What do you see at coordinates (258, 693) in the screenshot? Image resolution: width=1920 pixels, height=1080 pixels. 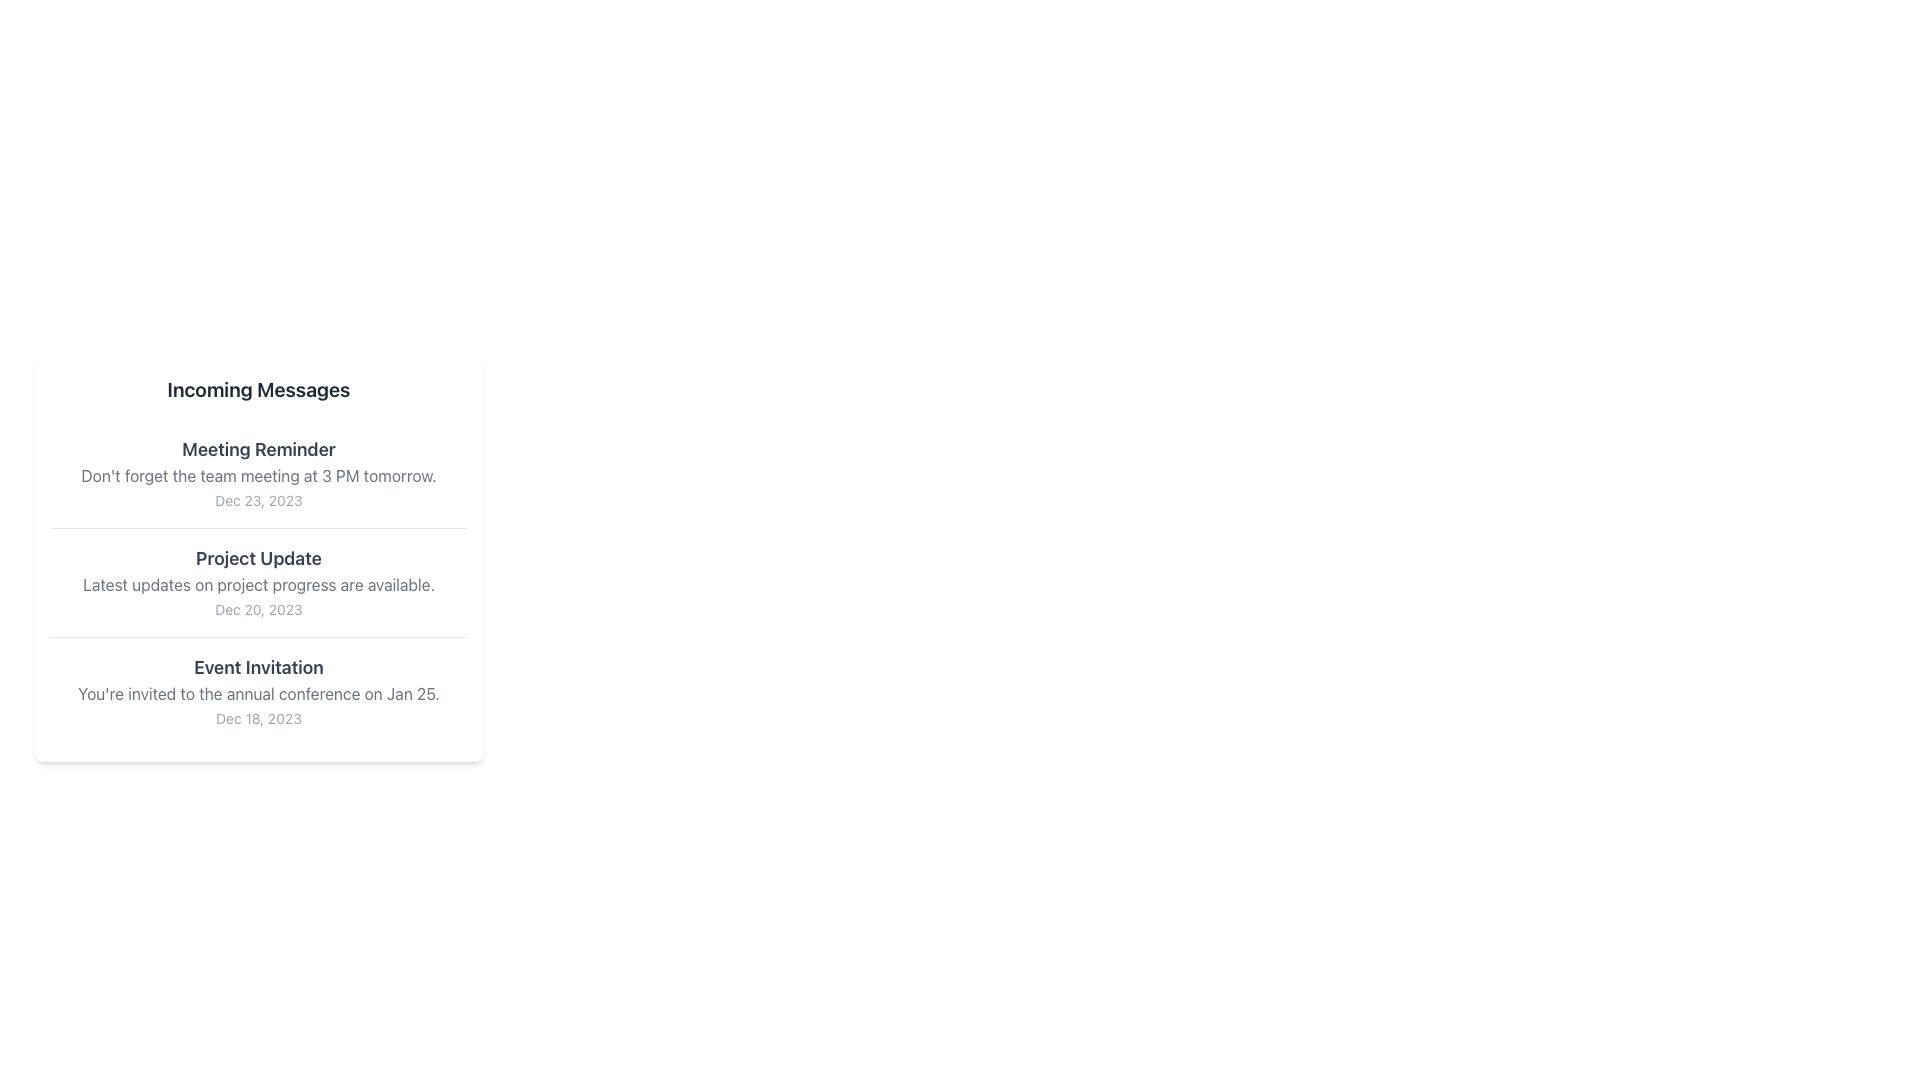 I see `the informational text that reads "You're invited to the annual conference on Jan 25," which is styled in gray and positioned between the header "Event Invitation" and the date "Dec 18, 2023."` at bounding box center [258, 693].